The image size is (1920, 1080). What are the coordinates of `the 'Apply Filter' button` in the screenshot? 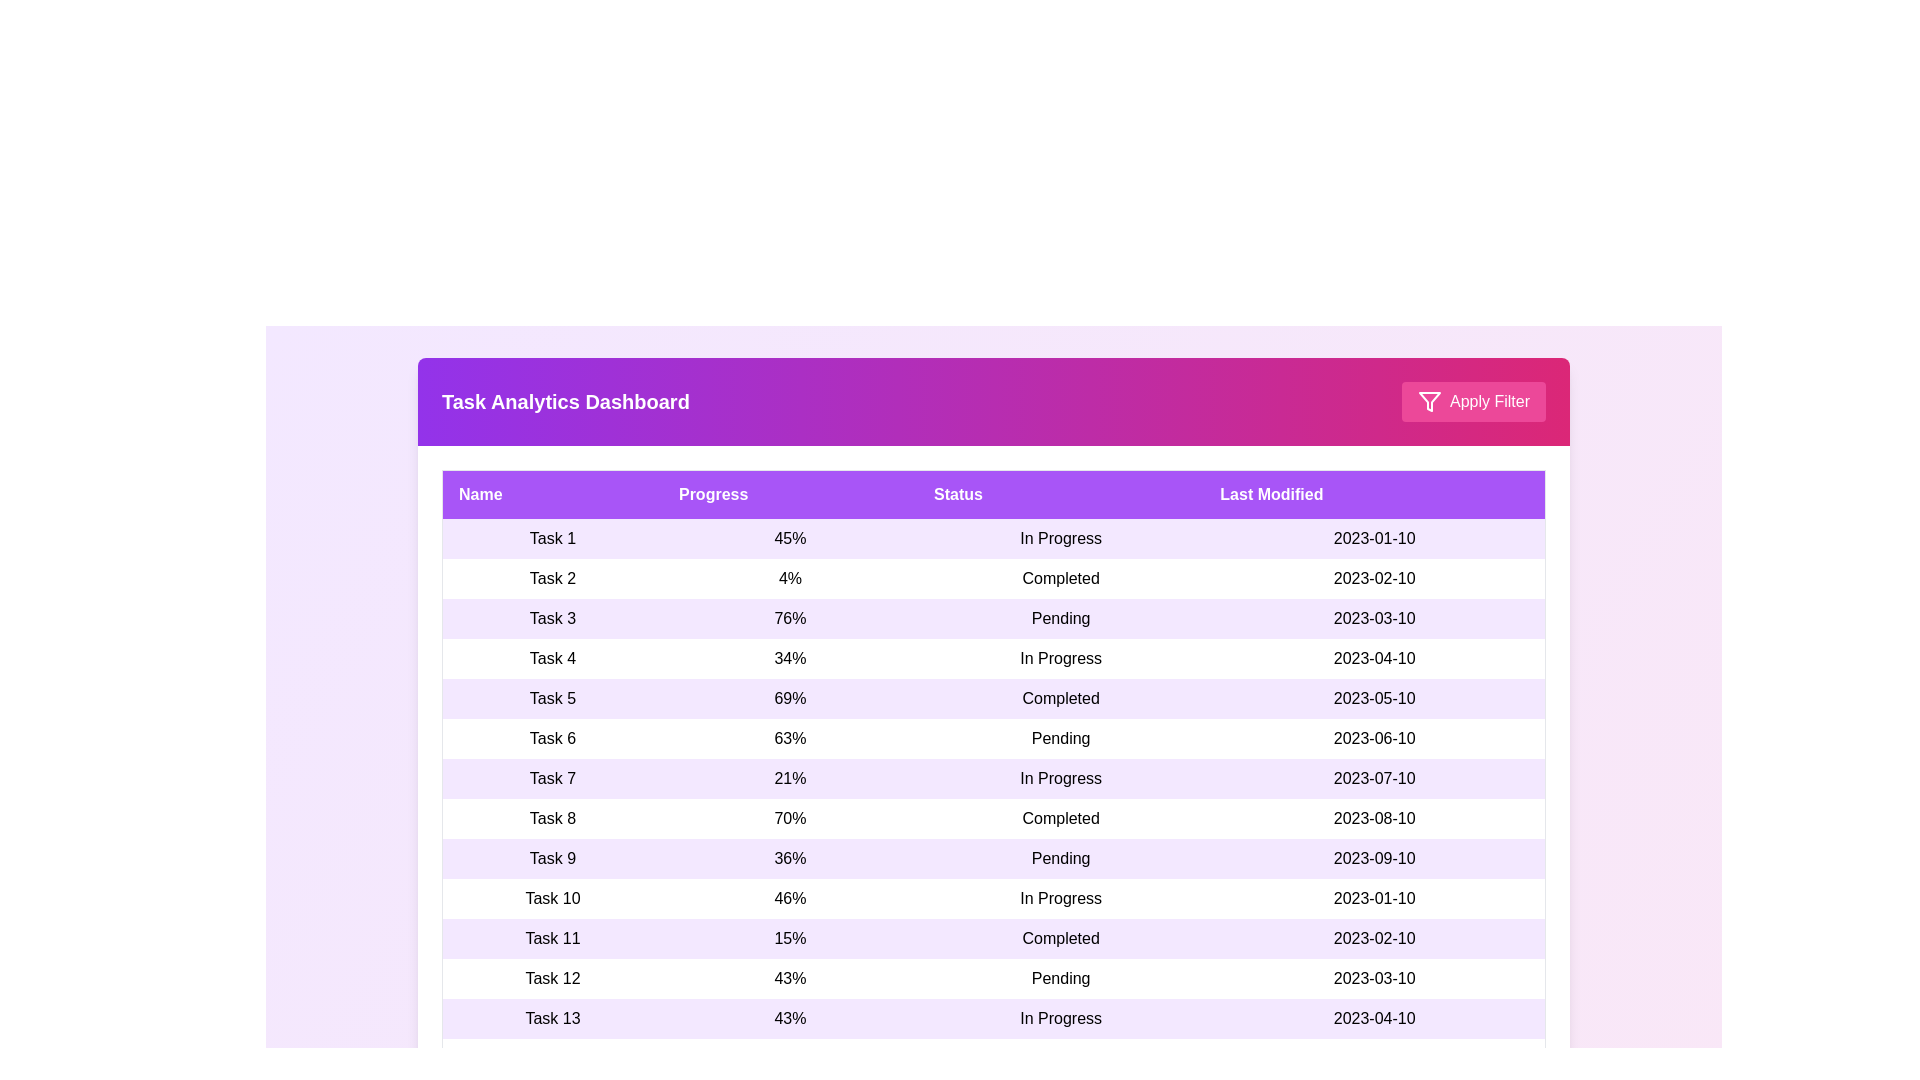 It's located at (1473, 401).